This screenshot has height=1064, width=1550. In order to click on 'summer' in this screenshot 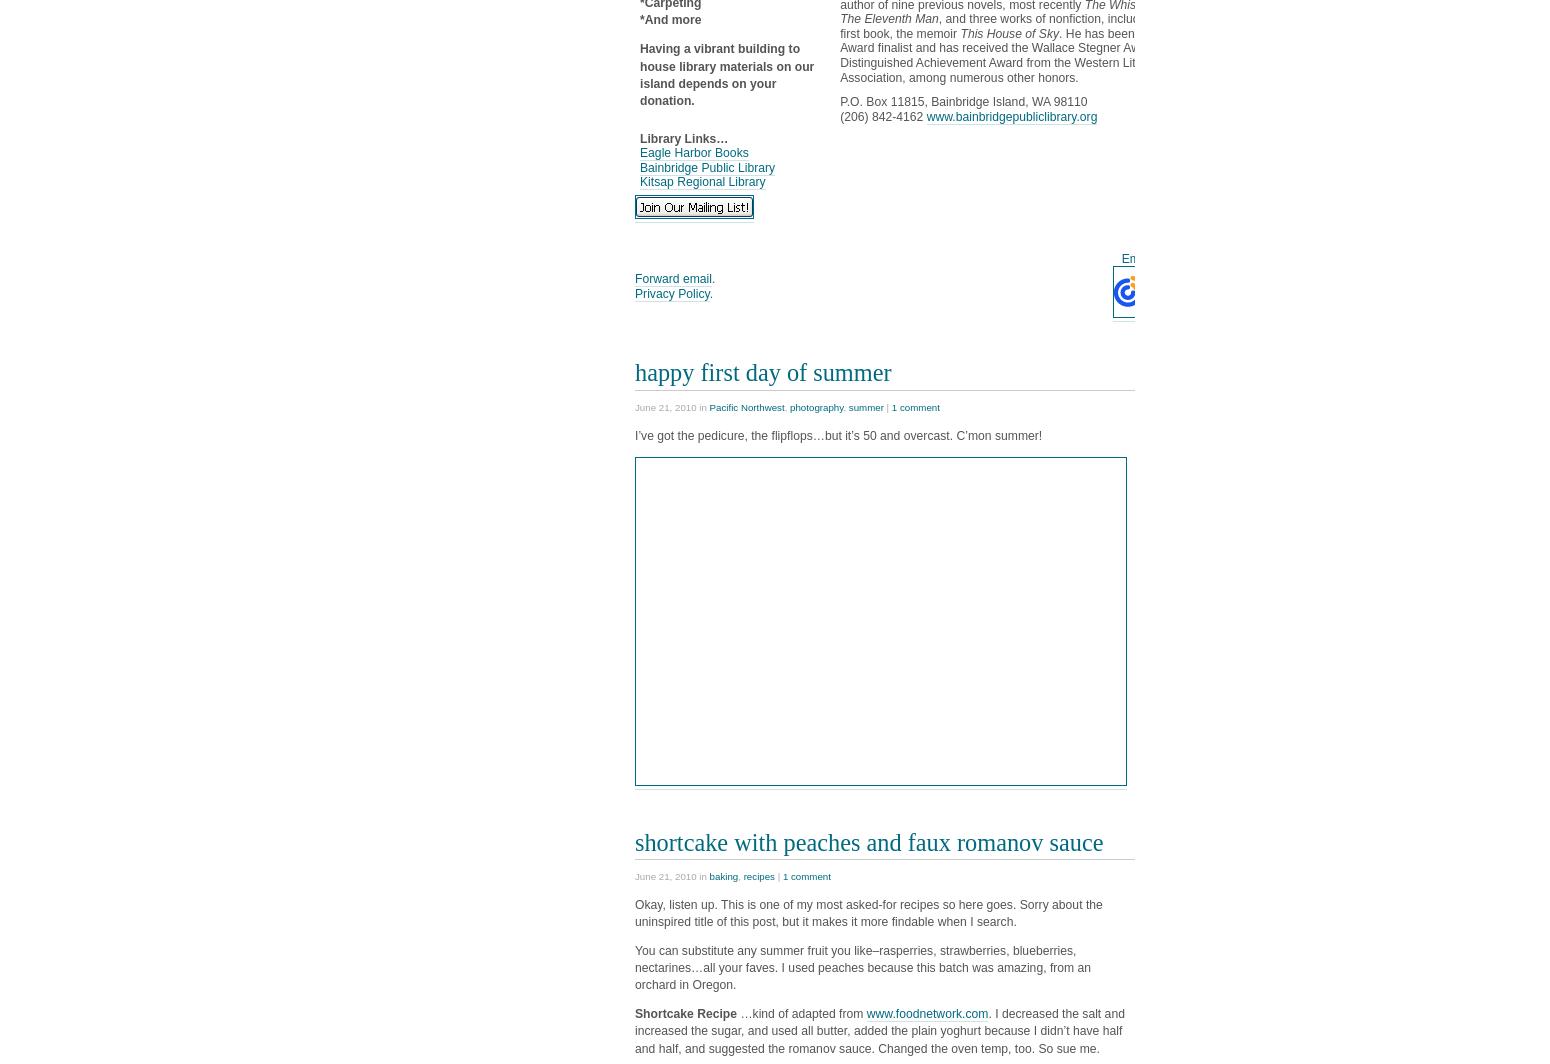, I will do `click(847, 407)`.